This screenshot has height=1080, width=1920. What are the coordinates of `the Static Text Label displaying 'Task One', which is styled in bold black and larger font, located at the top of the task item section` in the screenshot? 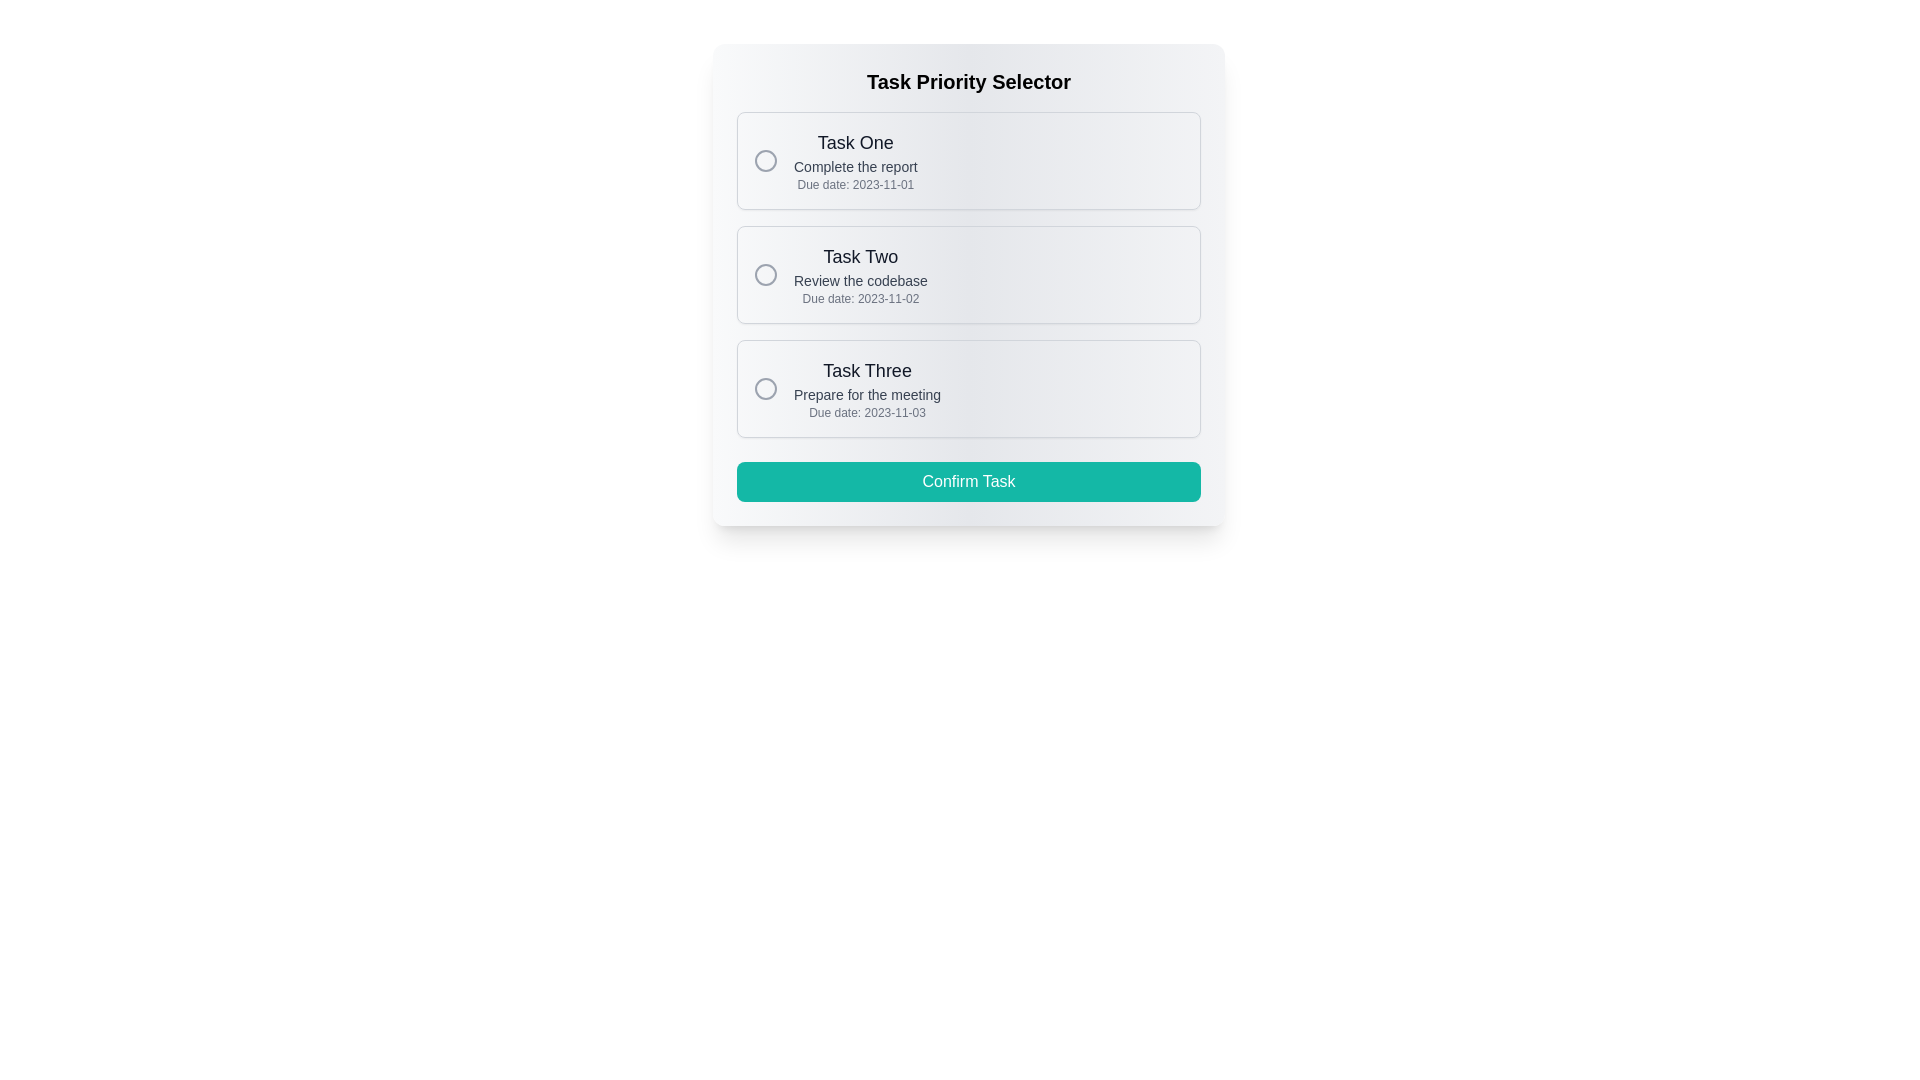 It's located at (855, 141).